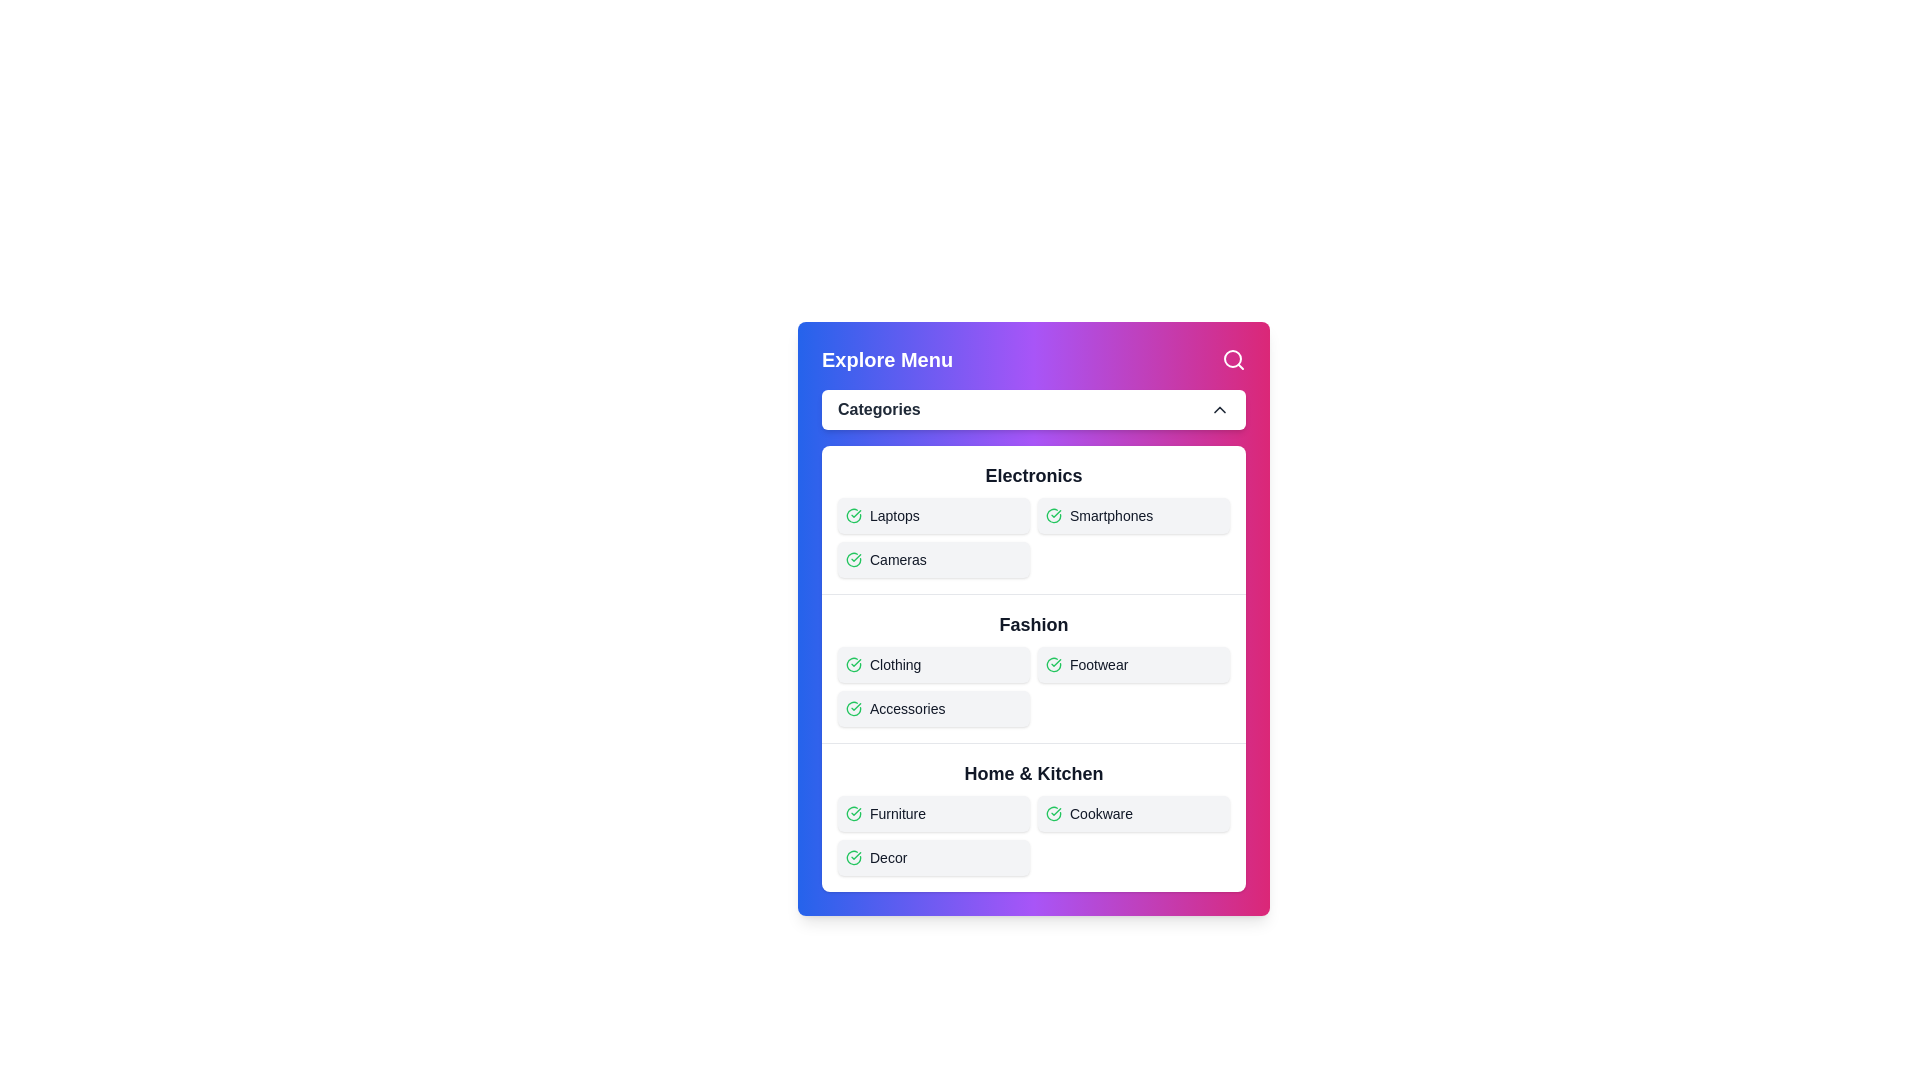 Image resolution: width=1920 pixels, height=1080 pixels. What do you see at coordinates (1232, 358) in the screenshot?
I see `the Search Icon button located at the top-right corner of the Explore Menu section to initiate a search` at bounding box center [1232, 358].